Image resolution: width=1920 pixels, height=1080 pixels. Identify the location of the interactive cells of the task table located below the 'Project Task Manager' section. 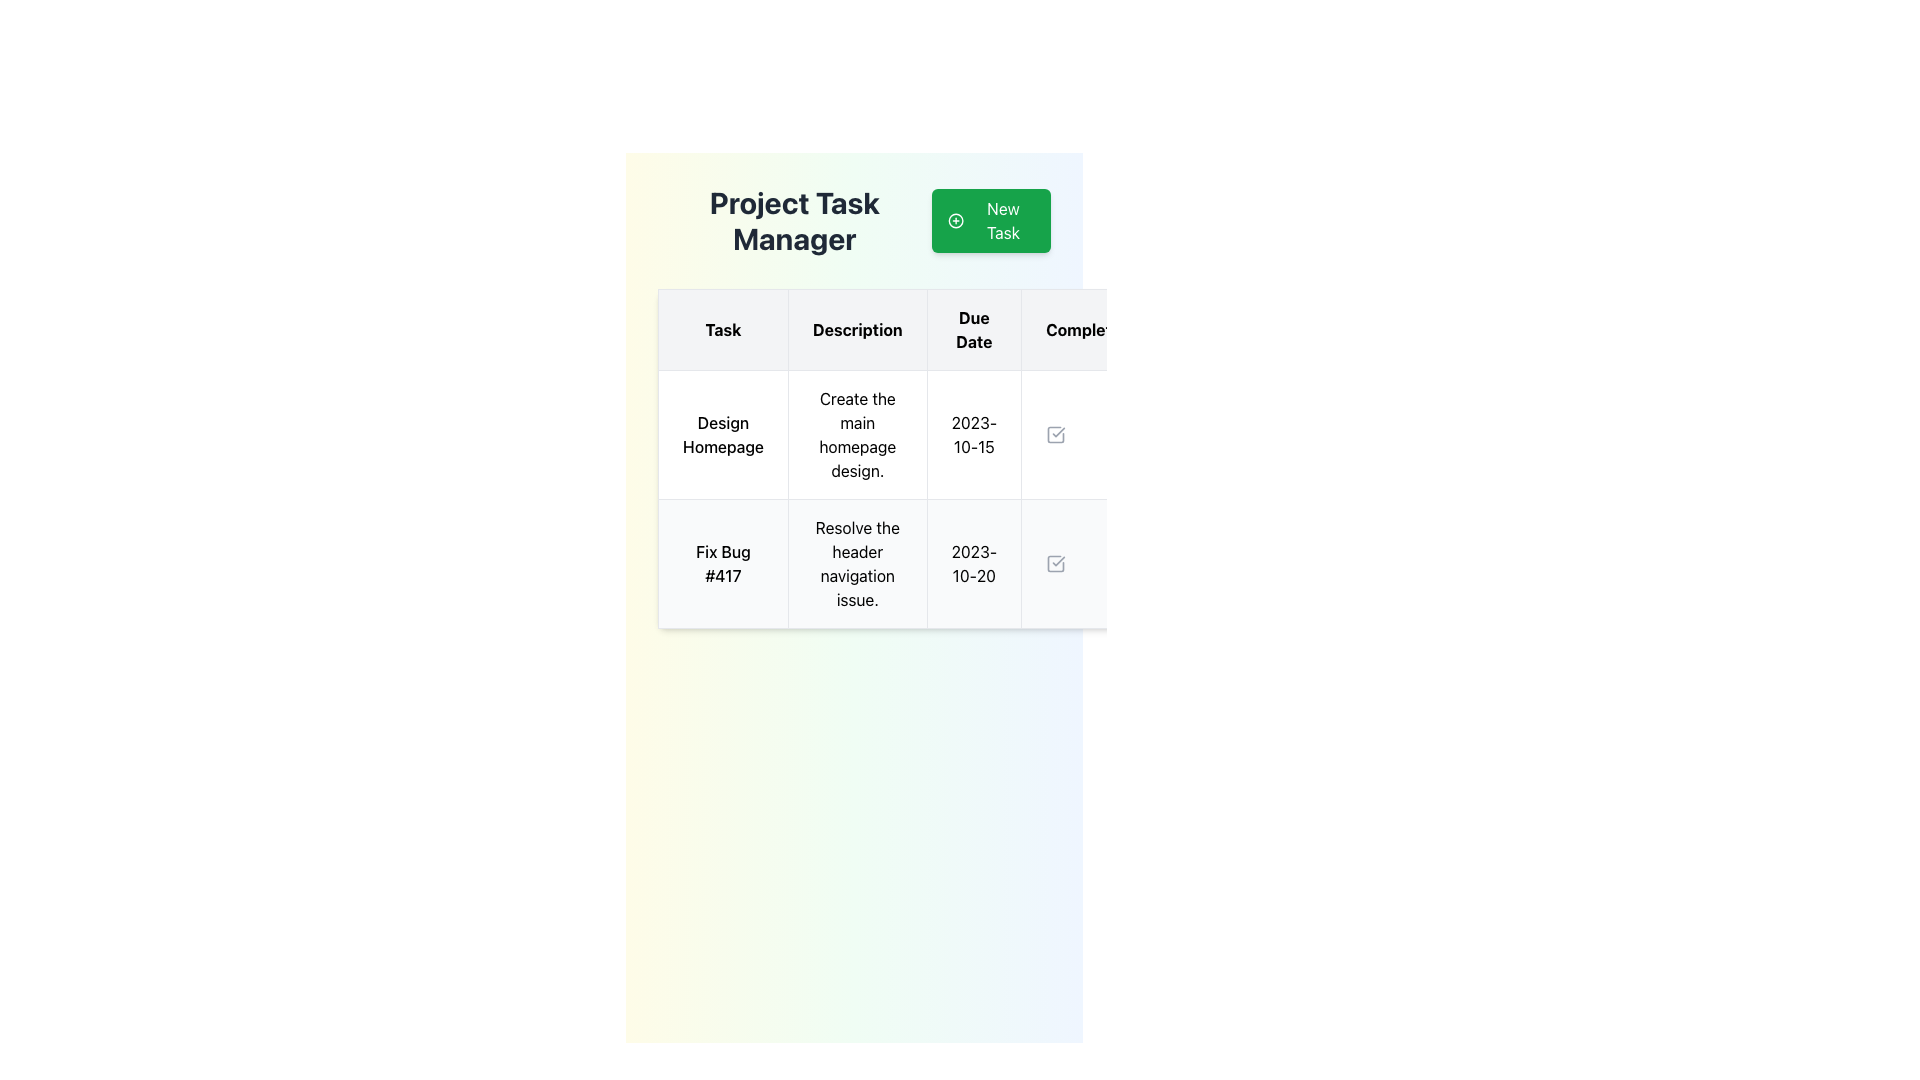
(954, 459).